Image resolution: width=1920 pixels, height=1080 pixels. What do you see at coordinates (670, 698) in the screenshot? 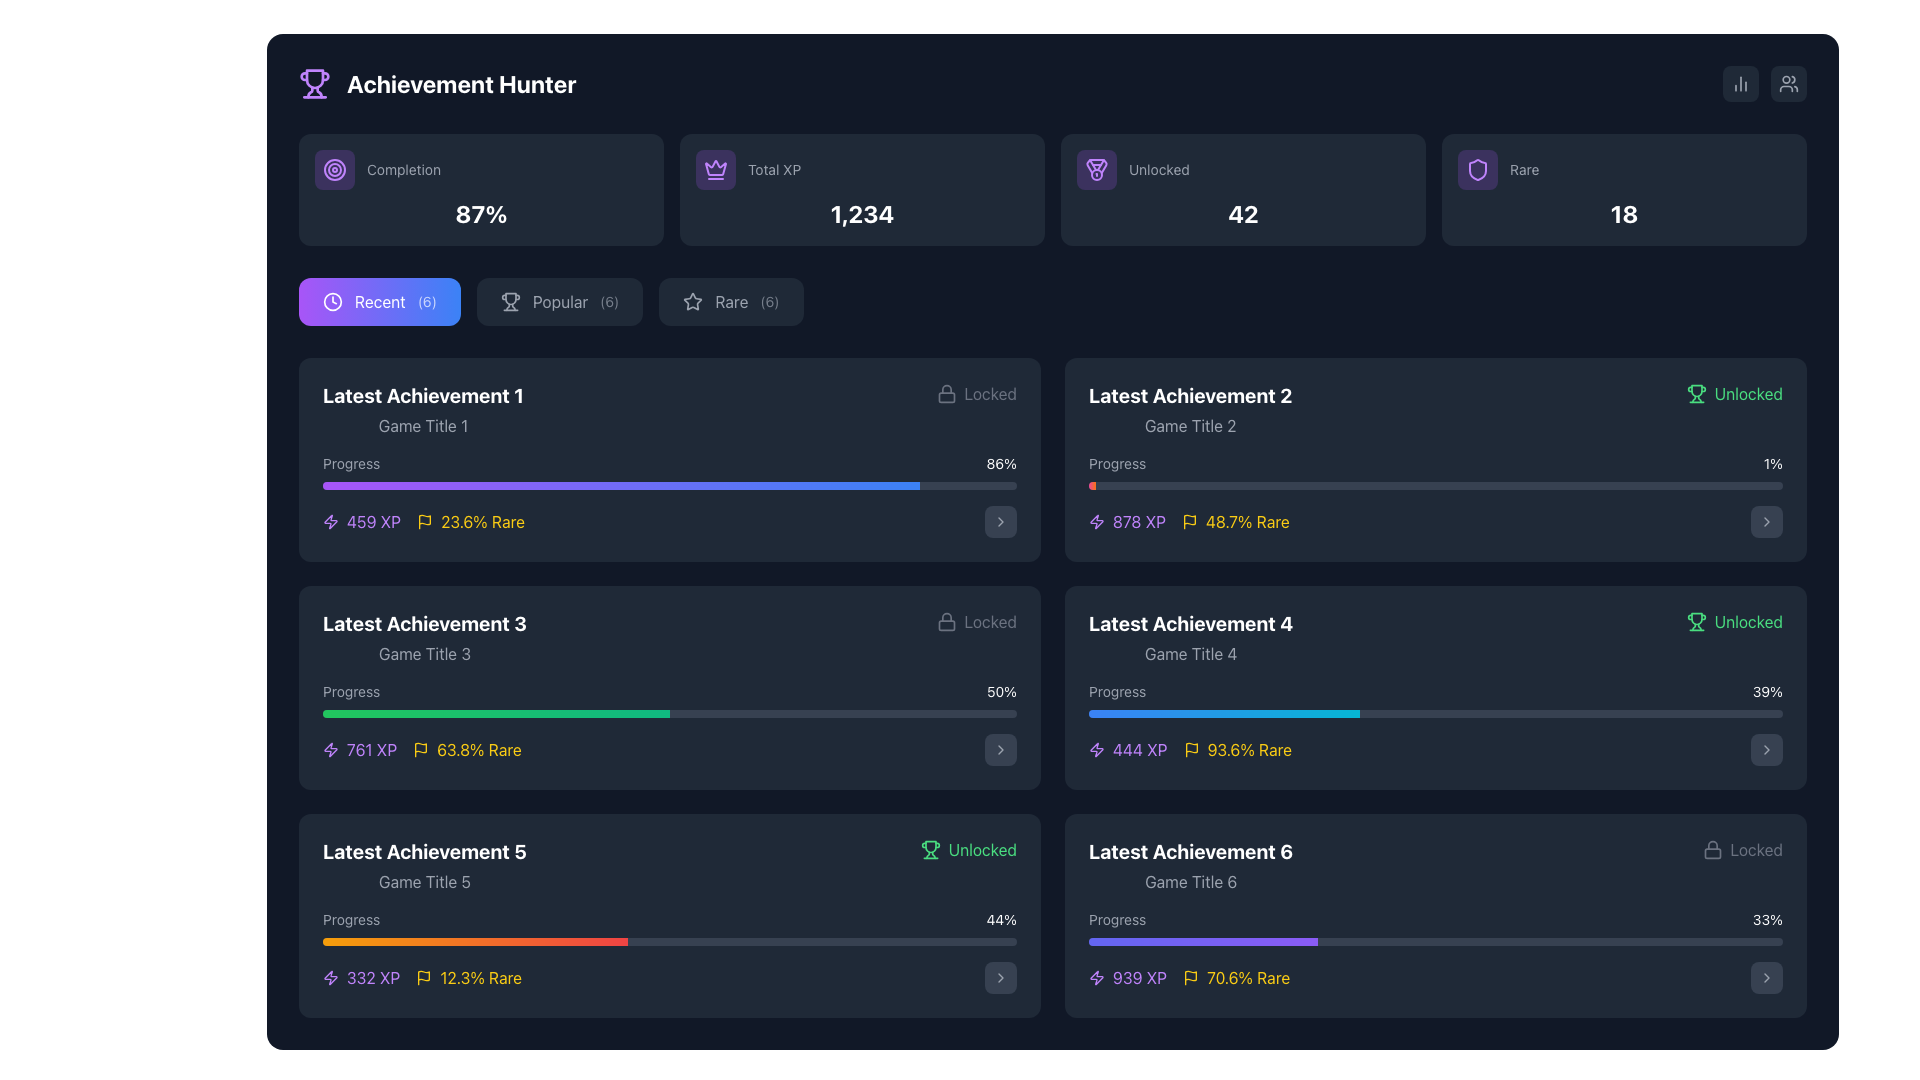
I see `the progress bar indicating the user's completion percentage for the achievement within the 'Latest Achievement 3' box` at bounding box center [670, 698].